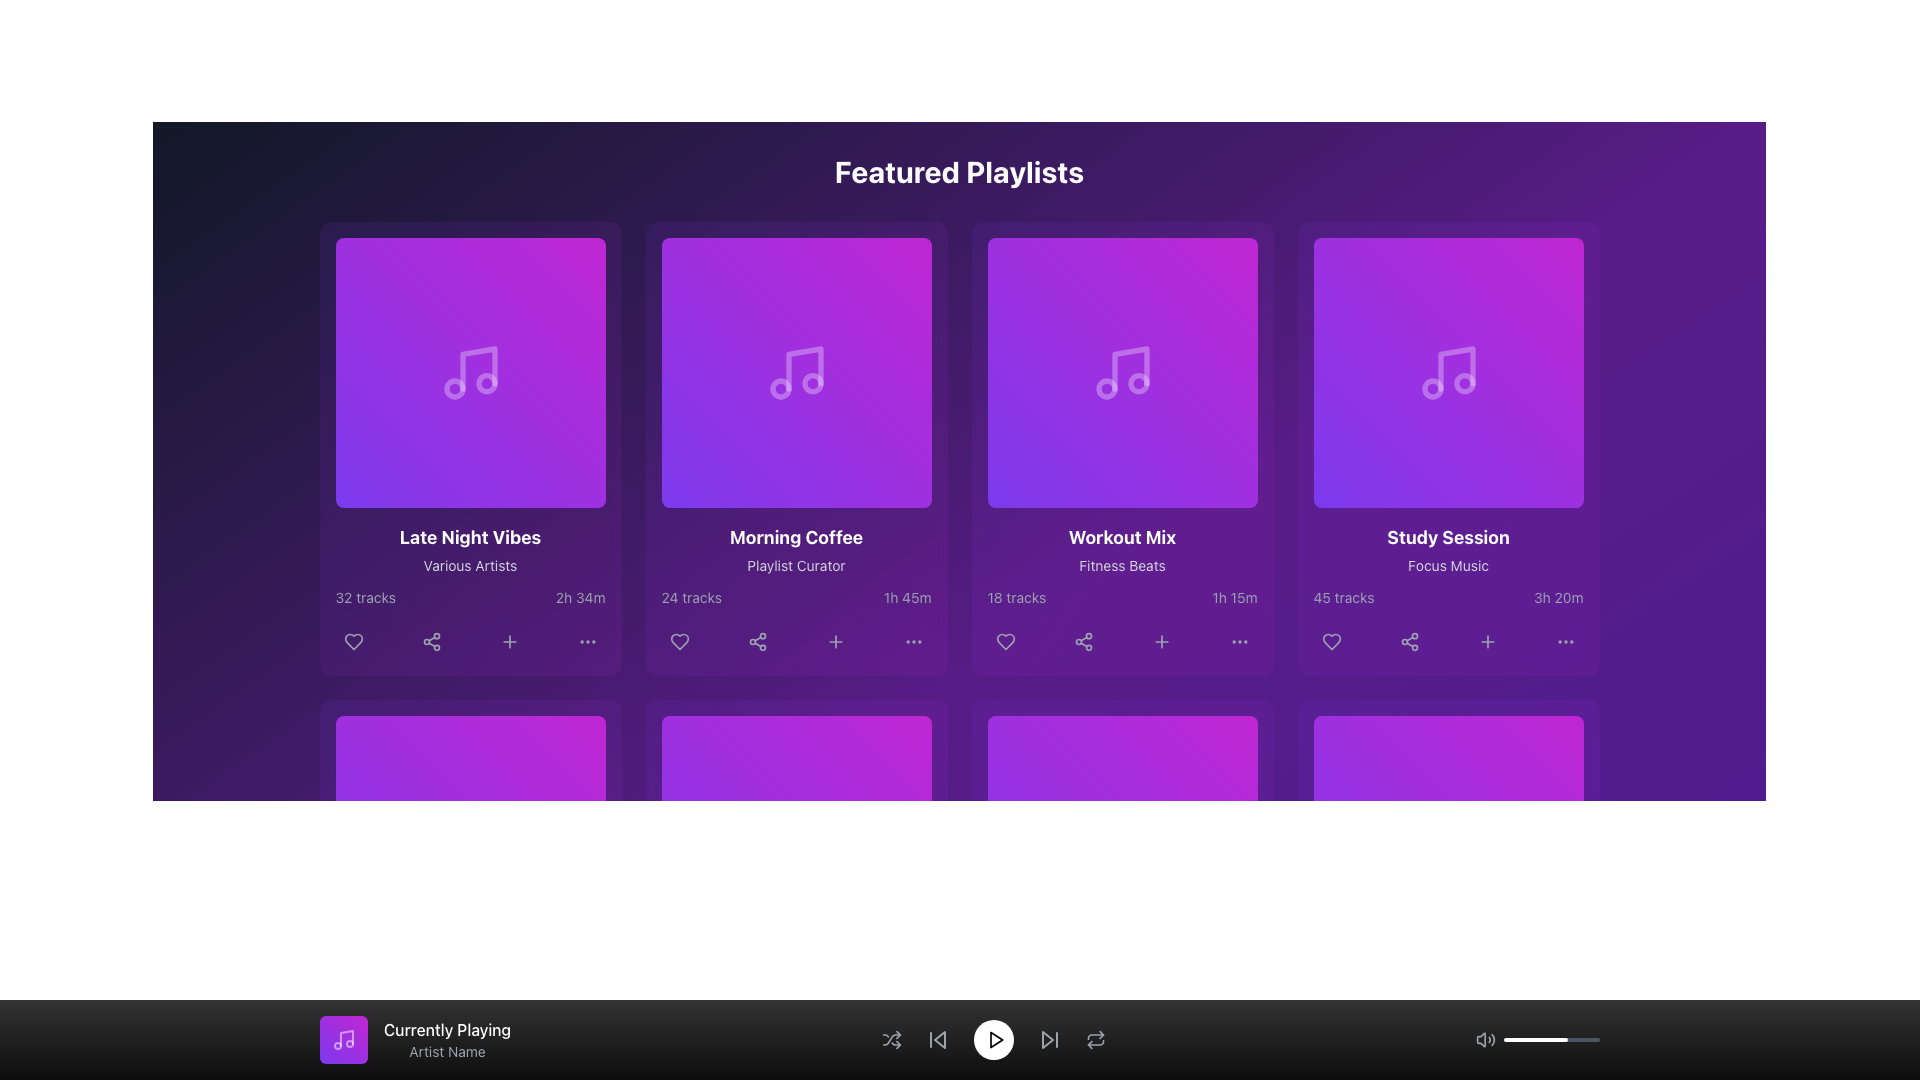 This screenshot has width=1920, height=1080. Describe the element at coordinates (1016, 596) in the screenshot. I see `text label displaying '18 tracks' located within the 'Workout Mix' playlist card in the 'Featured Playlists' section` at that location.